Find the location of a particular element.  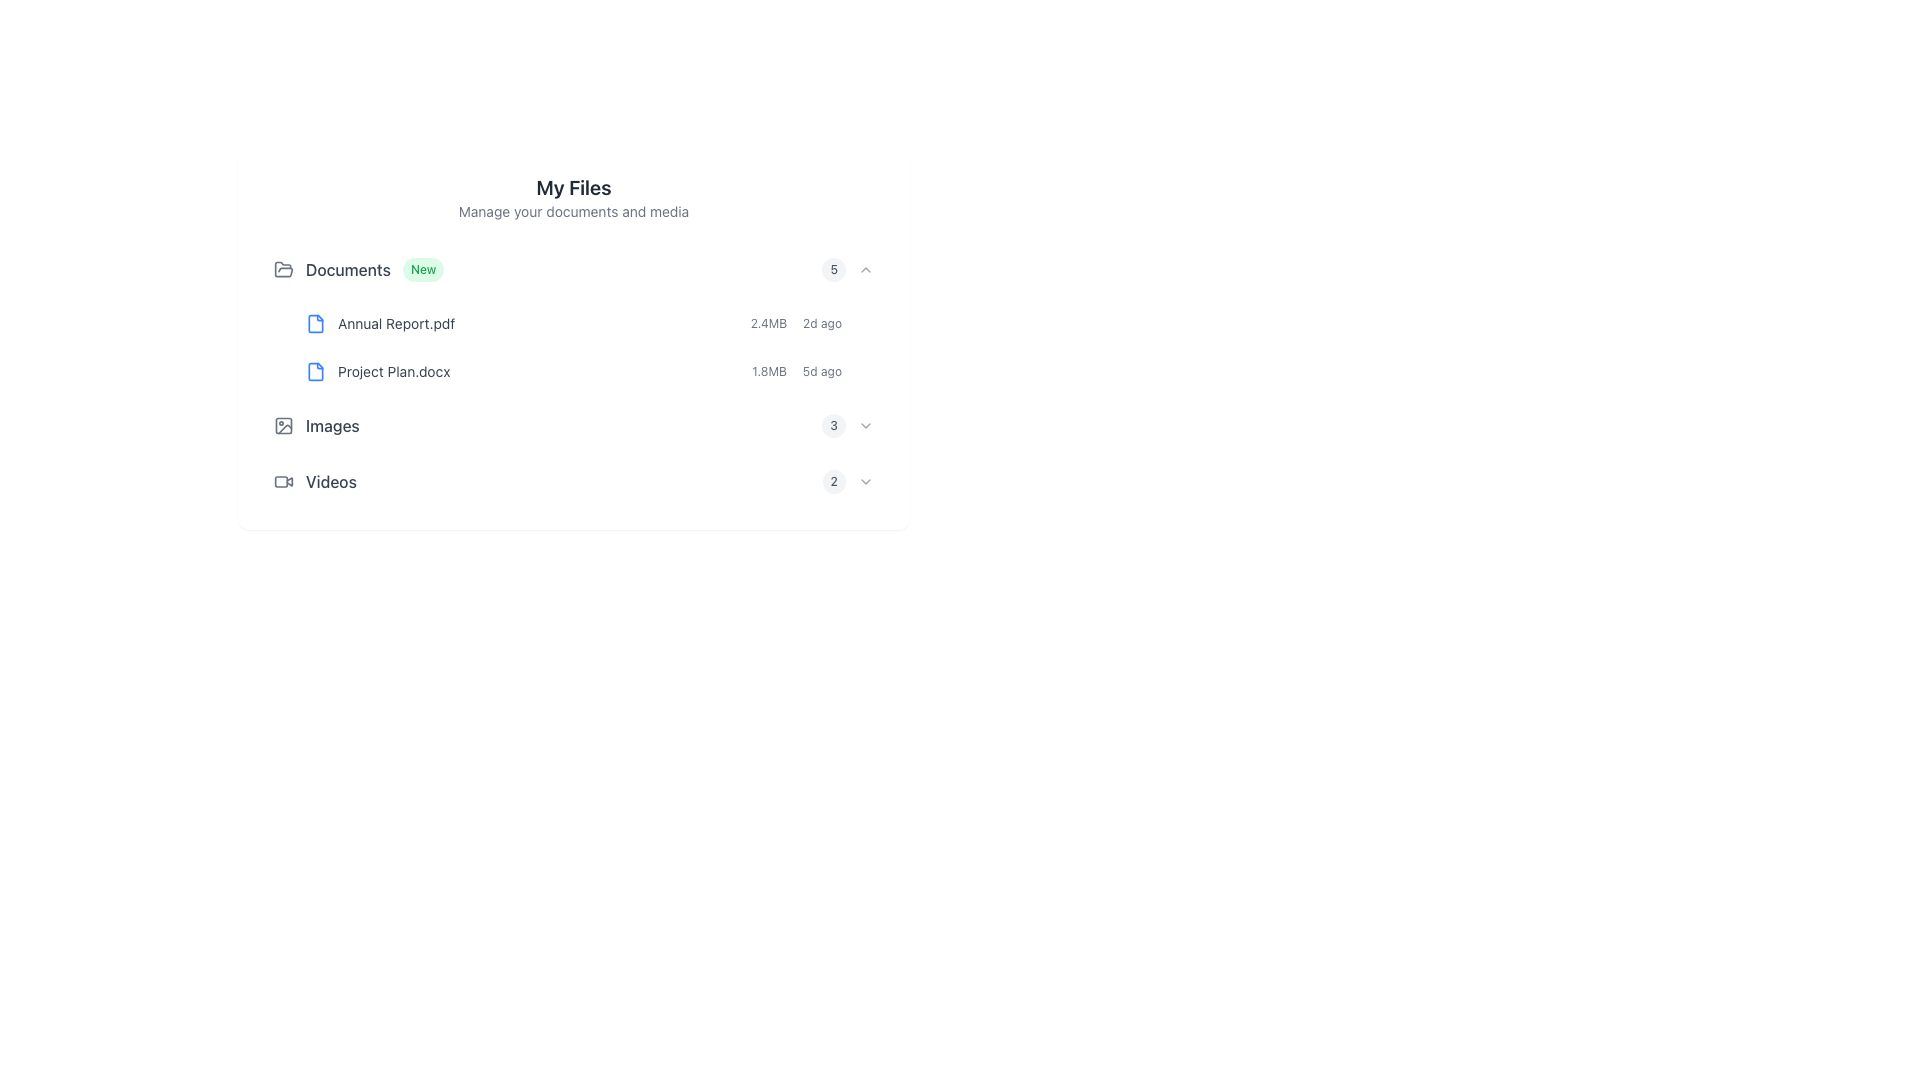

the Text label indicating the file size in megabytes, which is positioned to the left of '5d ago' and aligned with the download icon is located at coordinates (768, 371).